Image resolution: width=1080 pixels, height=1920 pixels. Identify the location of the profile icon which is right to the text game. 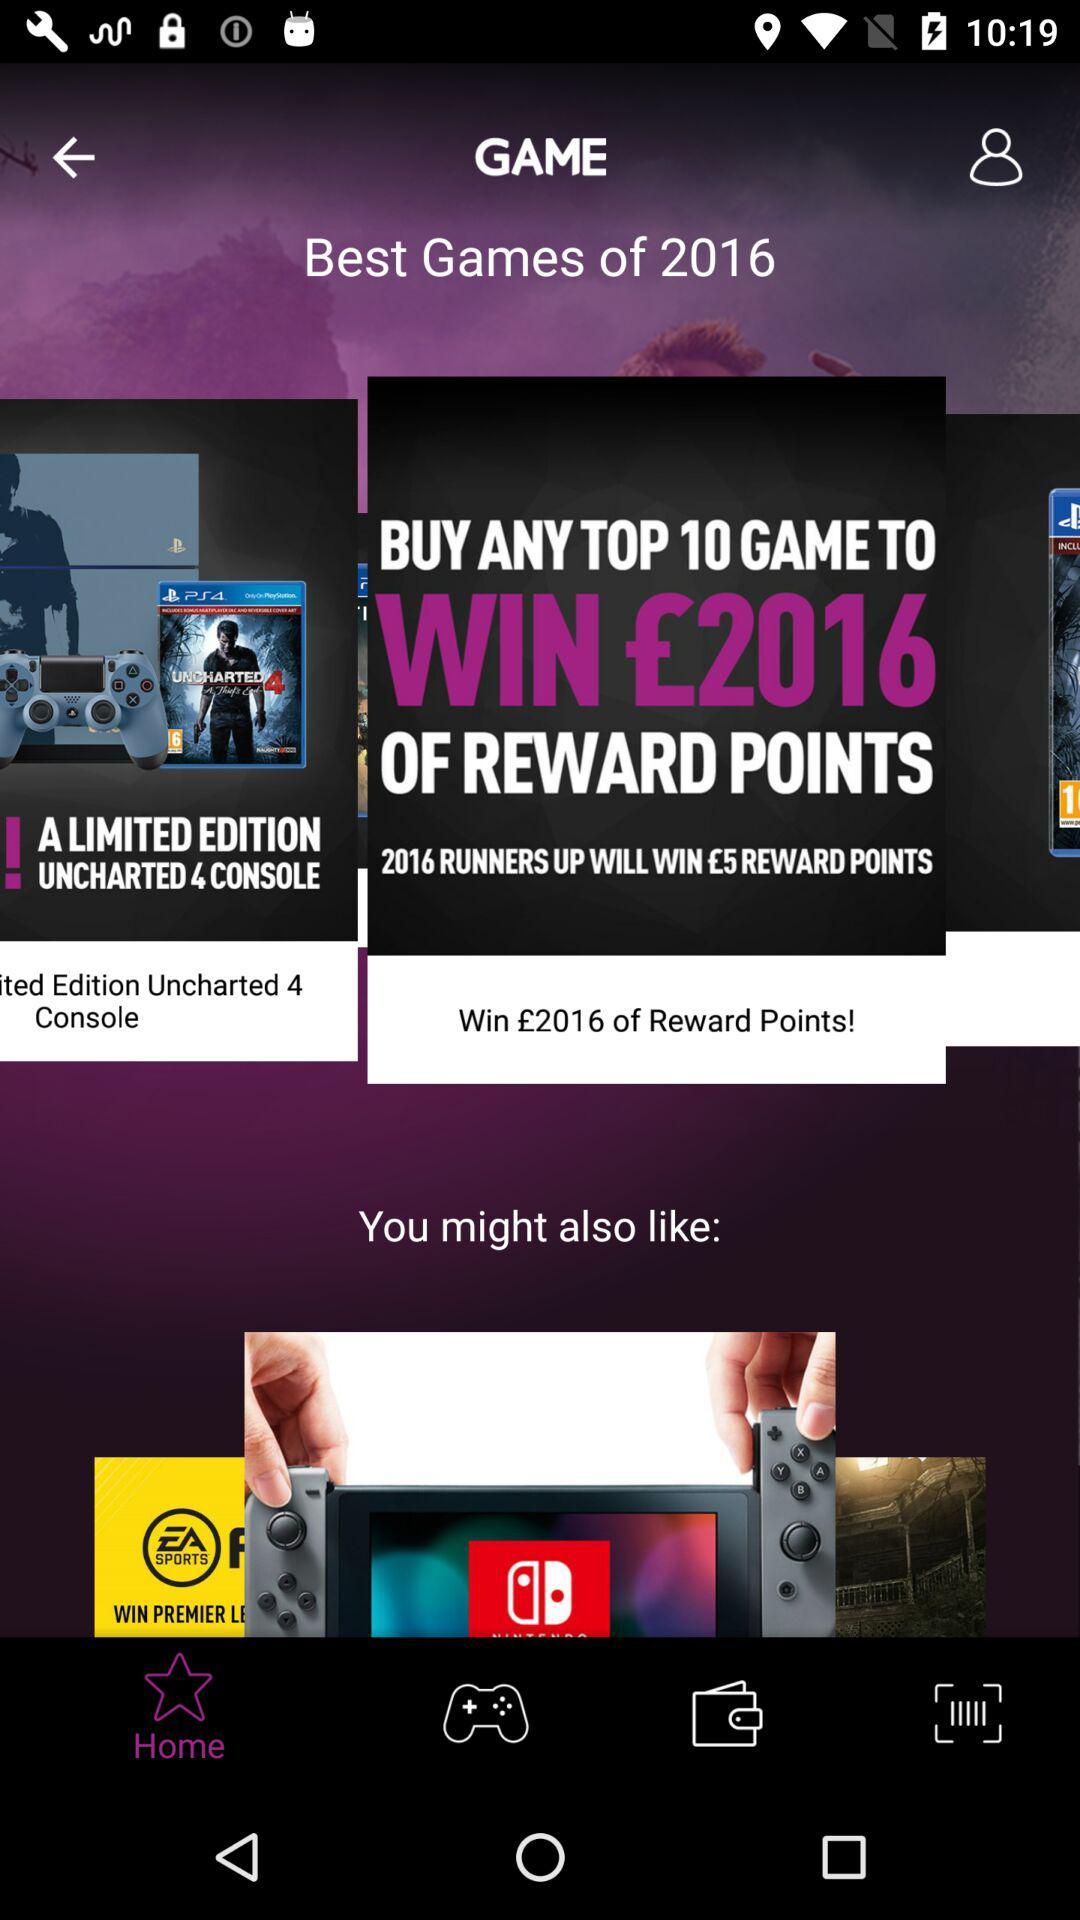
(995, 156).